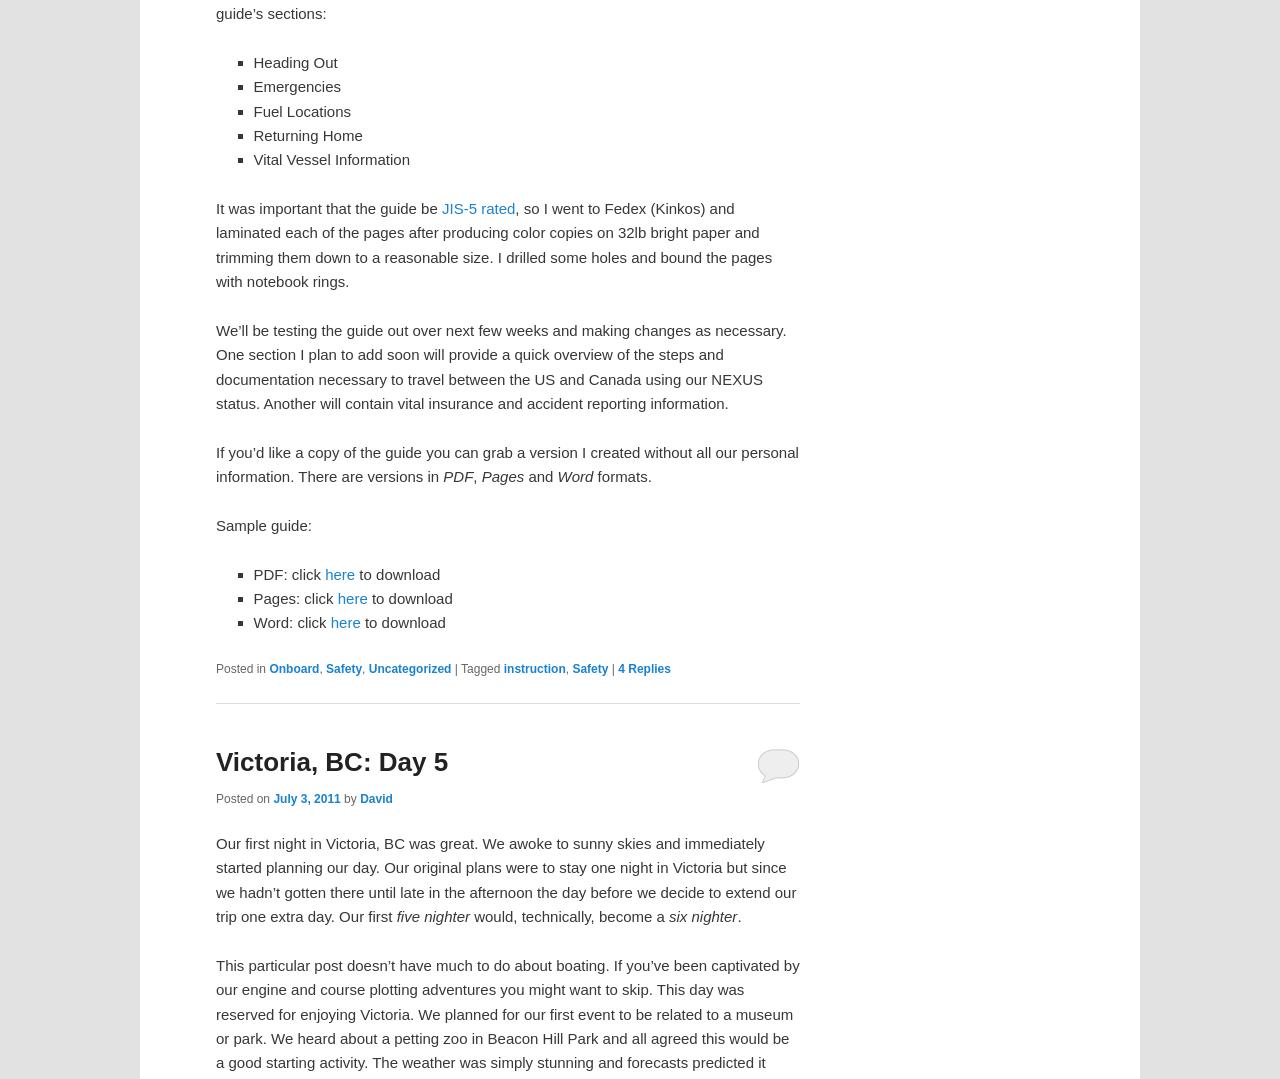  What do you see at coordinates (294, 60) in the screenshot?
I see `'Heading Out'` at bounding box center [294, 60].